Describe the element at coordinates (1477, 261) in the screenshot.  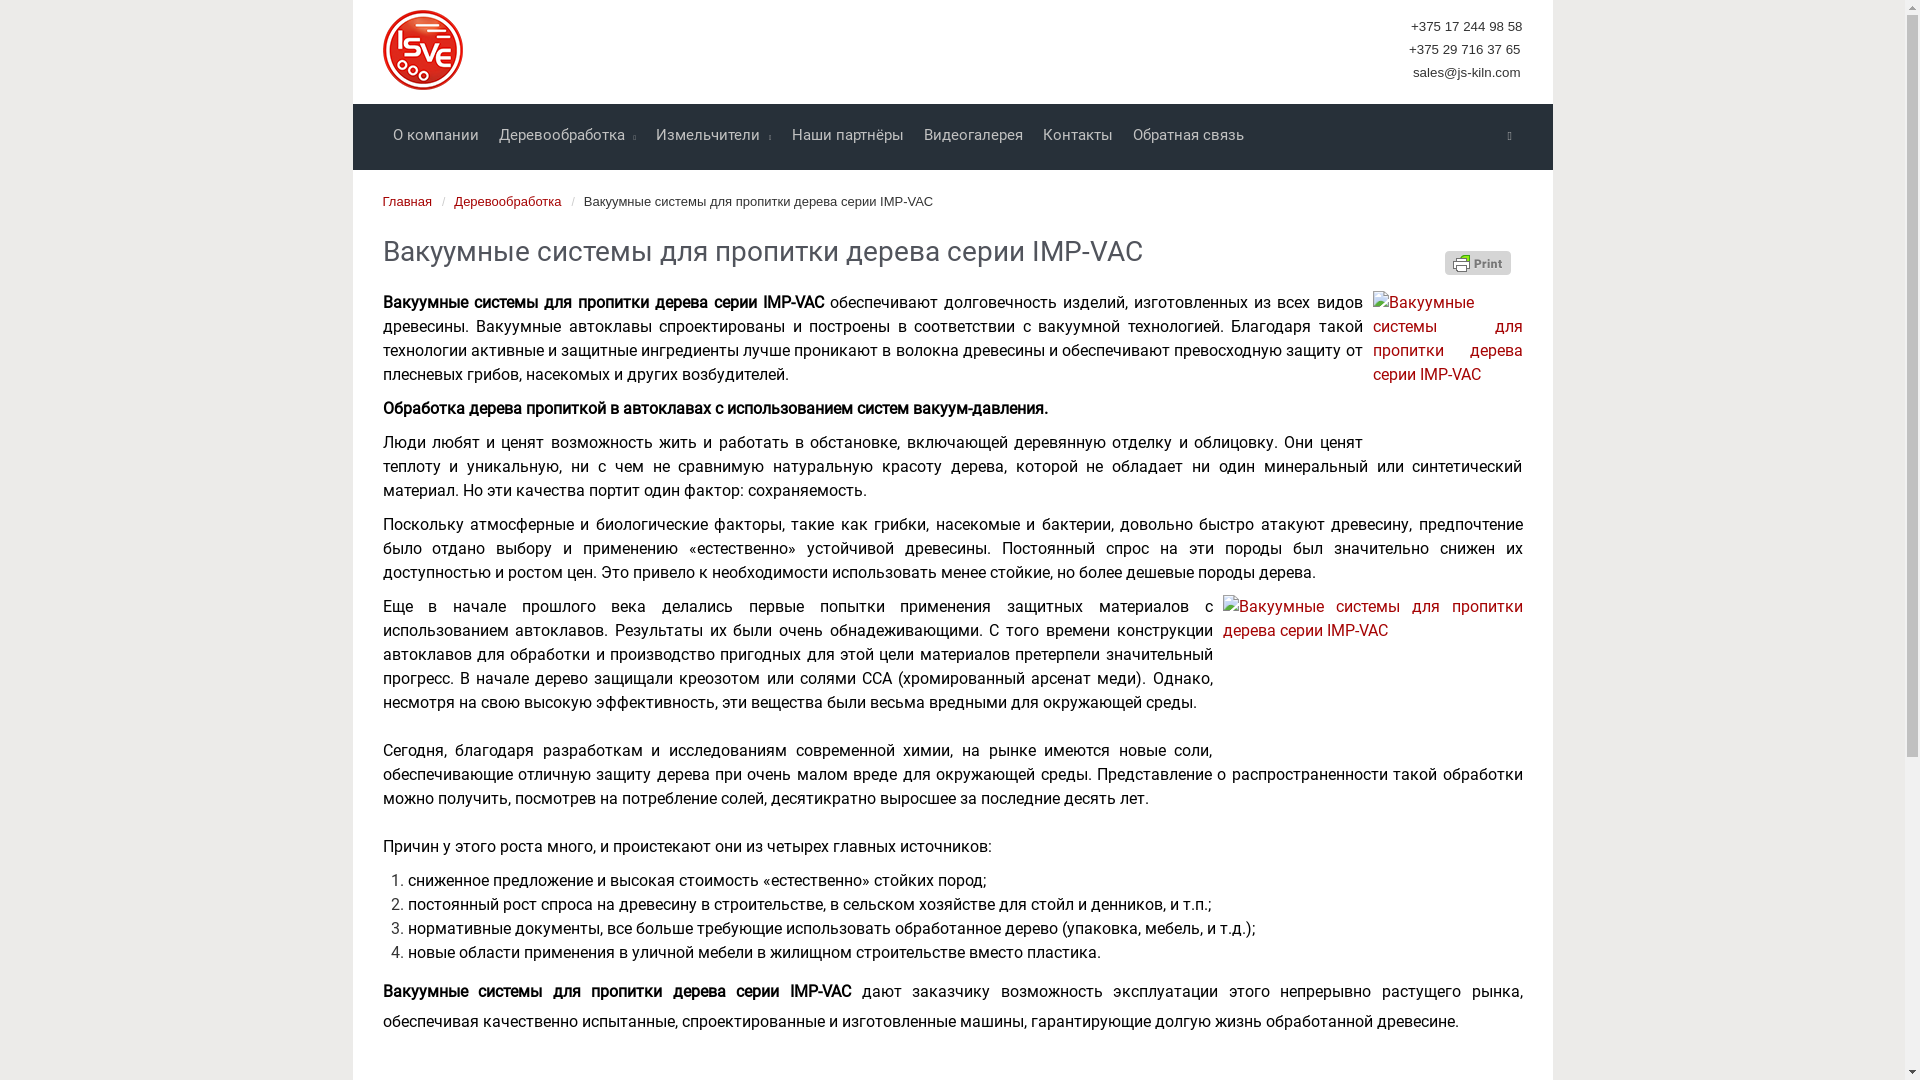
I see `'Printer Friendly, PDF & Email'` at that location.